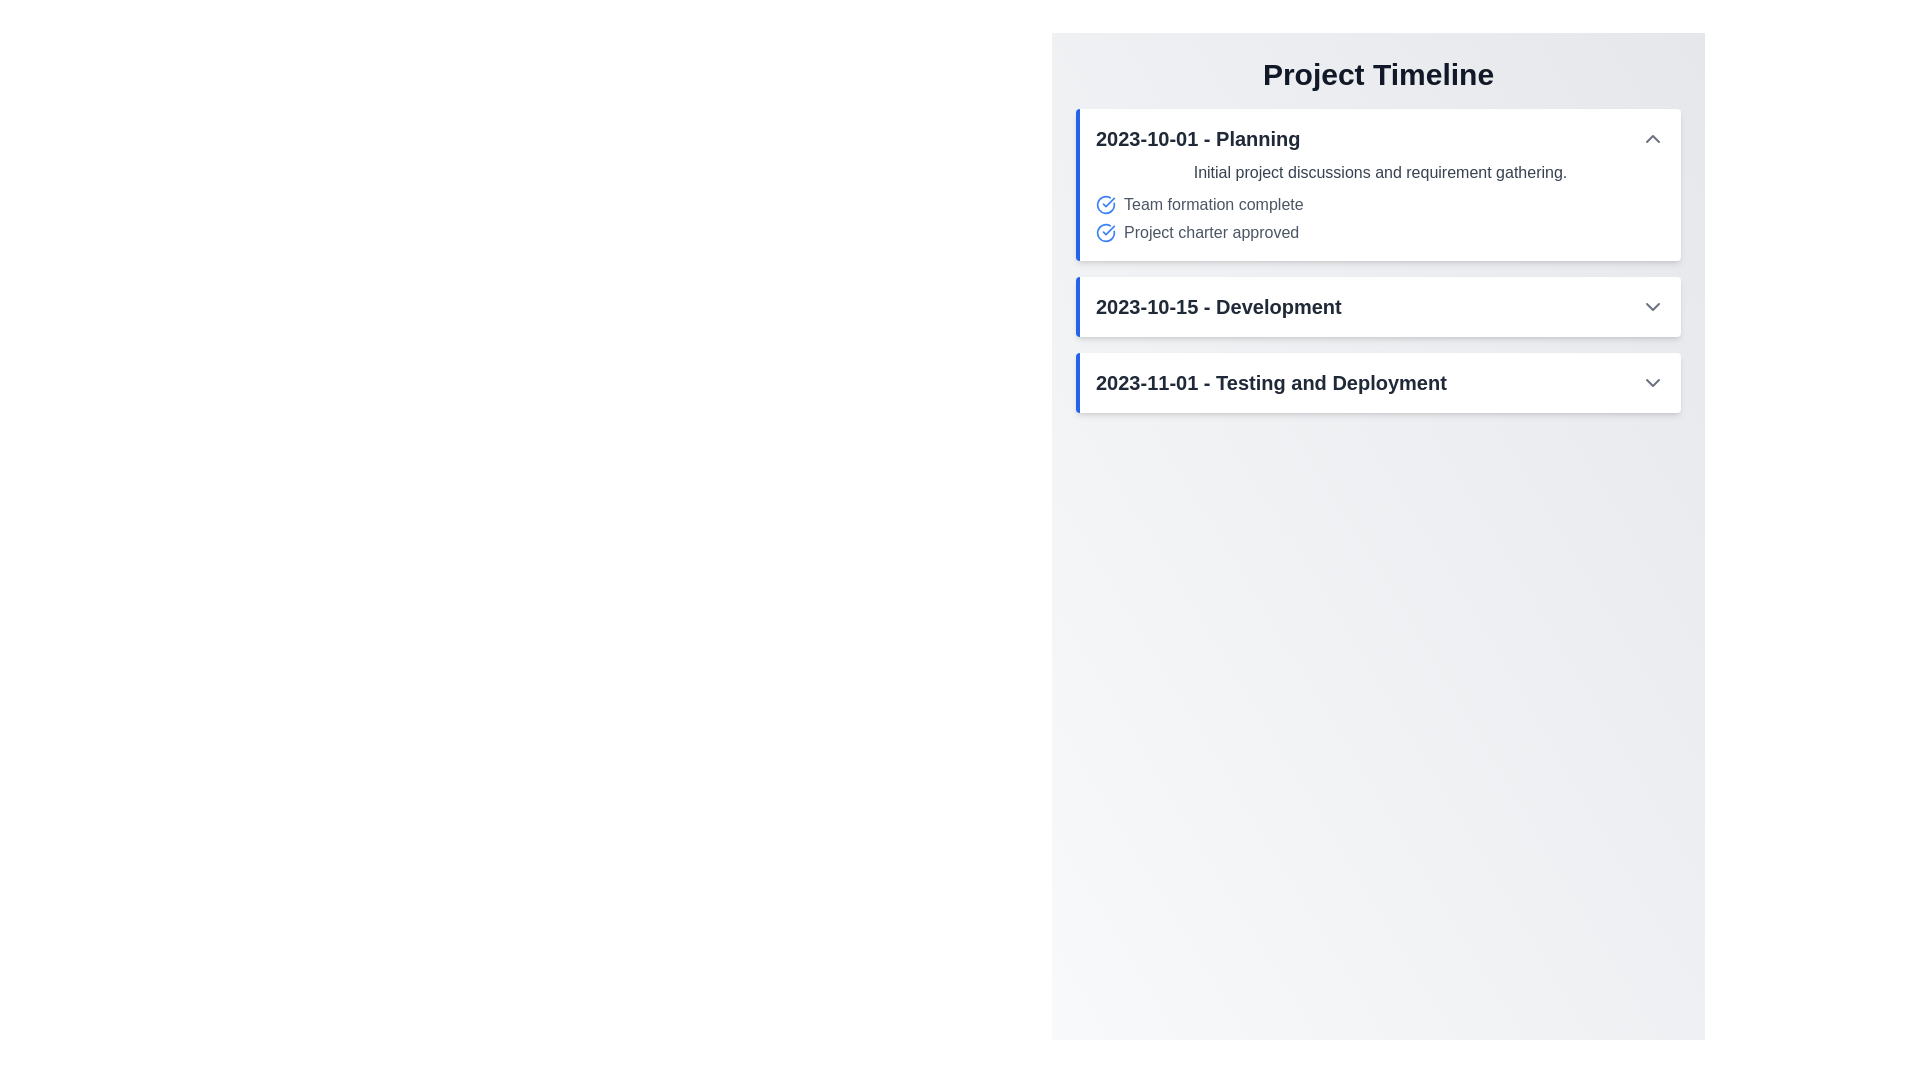 This screenshot has height=1080, width=1920. What do you see at coordinates (1377, 382) in the screenshot?
I see `the Timeline event entry labeled '2023-11-01 - Testing and Deployment', which has a white background, rounded border, and a blue vertical border on the left, indicating it is expandable` at bounding box center [1377, 382].